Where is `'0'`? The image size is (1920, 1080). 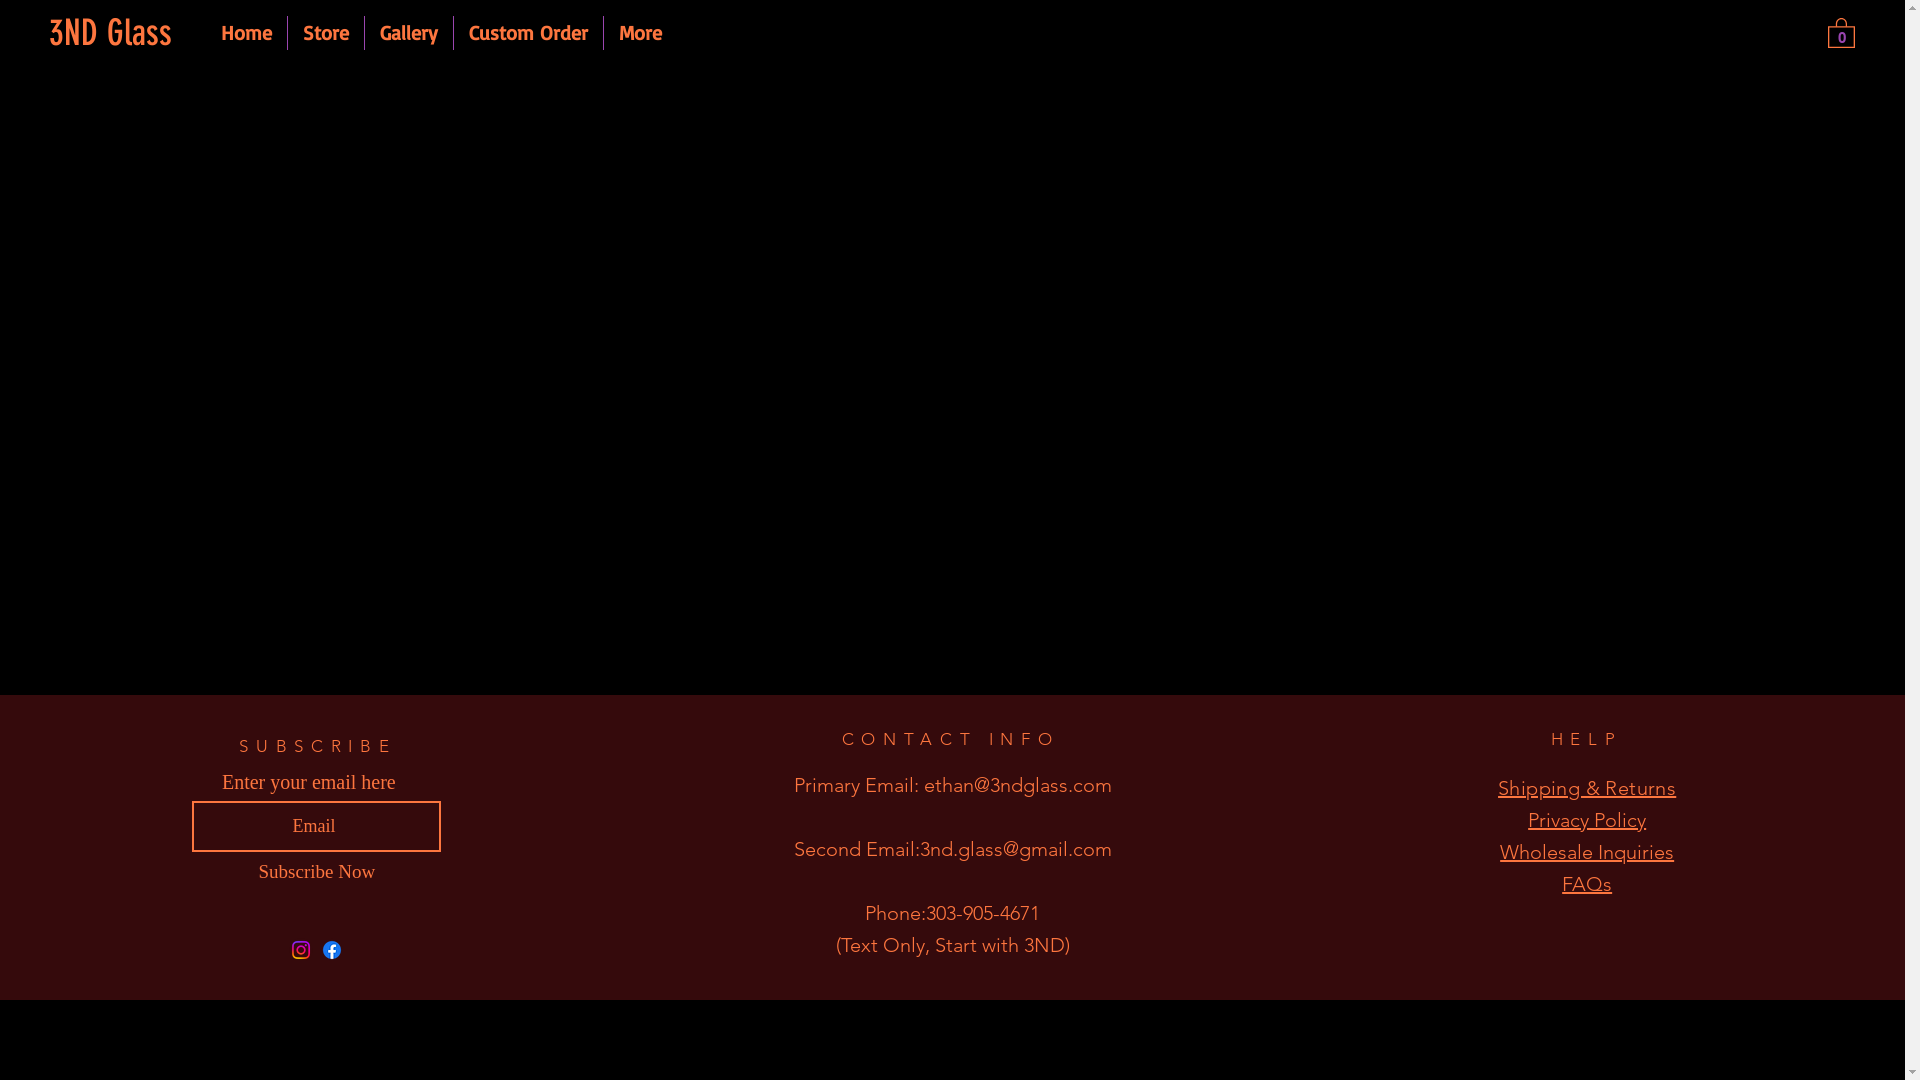
'0' is located at coordinates (1840, 31).